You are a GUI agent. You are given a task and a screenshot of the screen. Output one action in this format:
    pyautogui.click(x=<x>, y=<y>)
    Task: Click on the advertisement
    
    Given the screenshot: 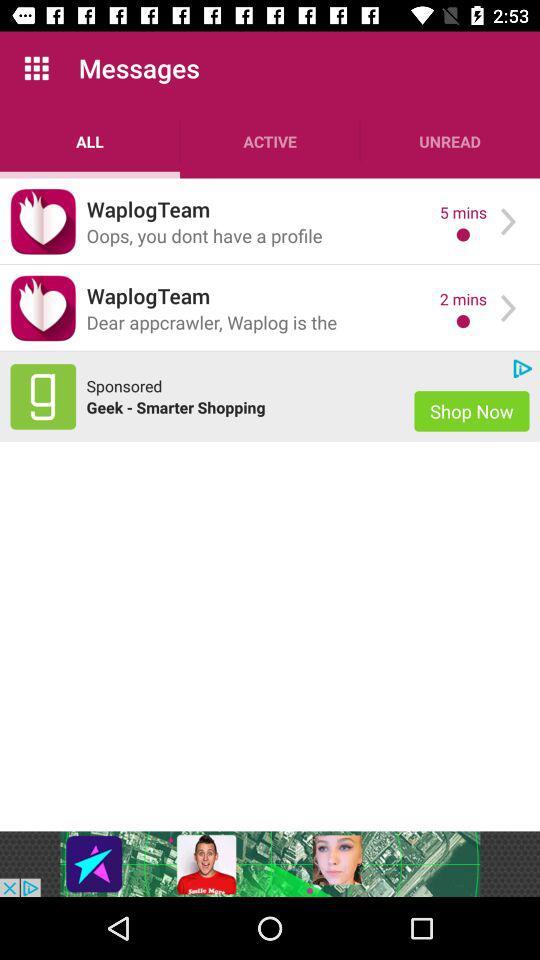 What is the action you would take?
    pyautogui.click(x=270, y=863)
    